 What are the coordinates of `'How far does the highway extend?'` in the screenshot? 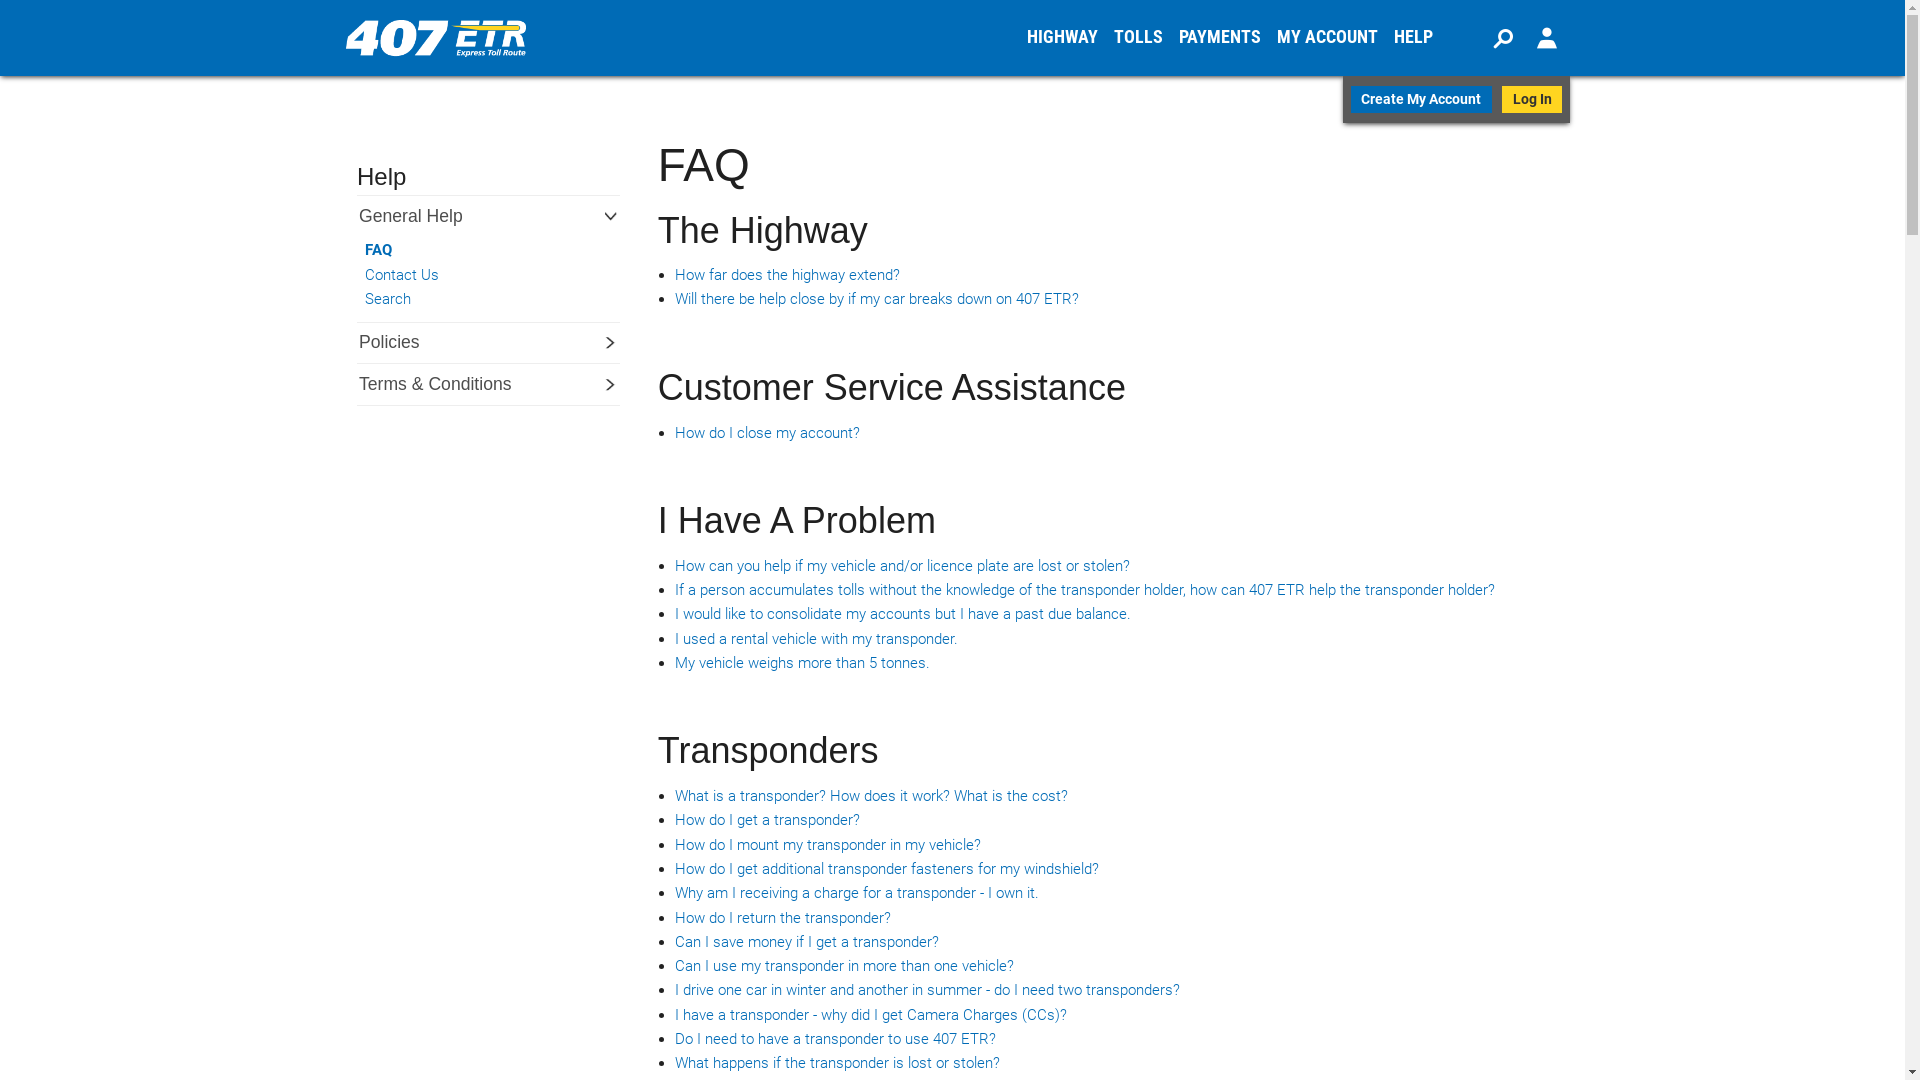 It's located at (786, 274).